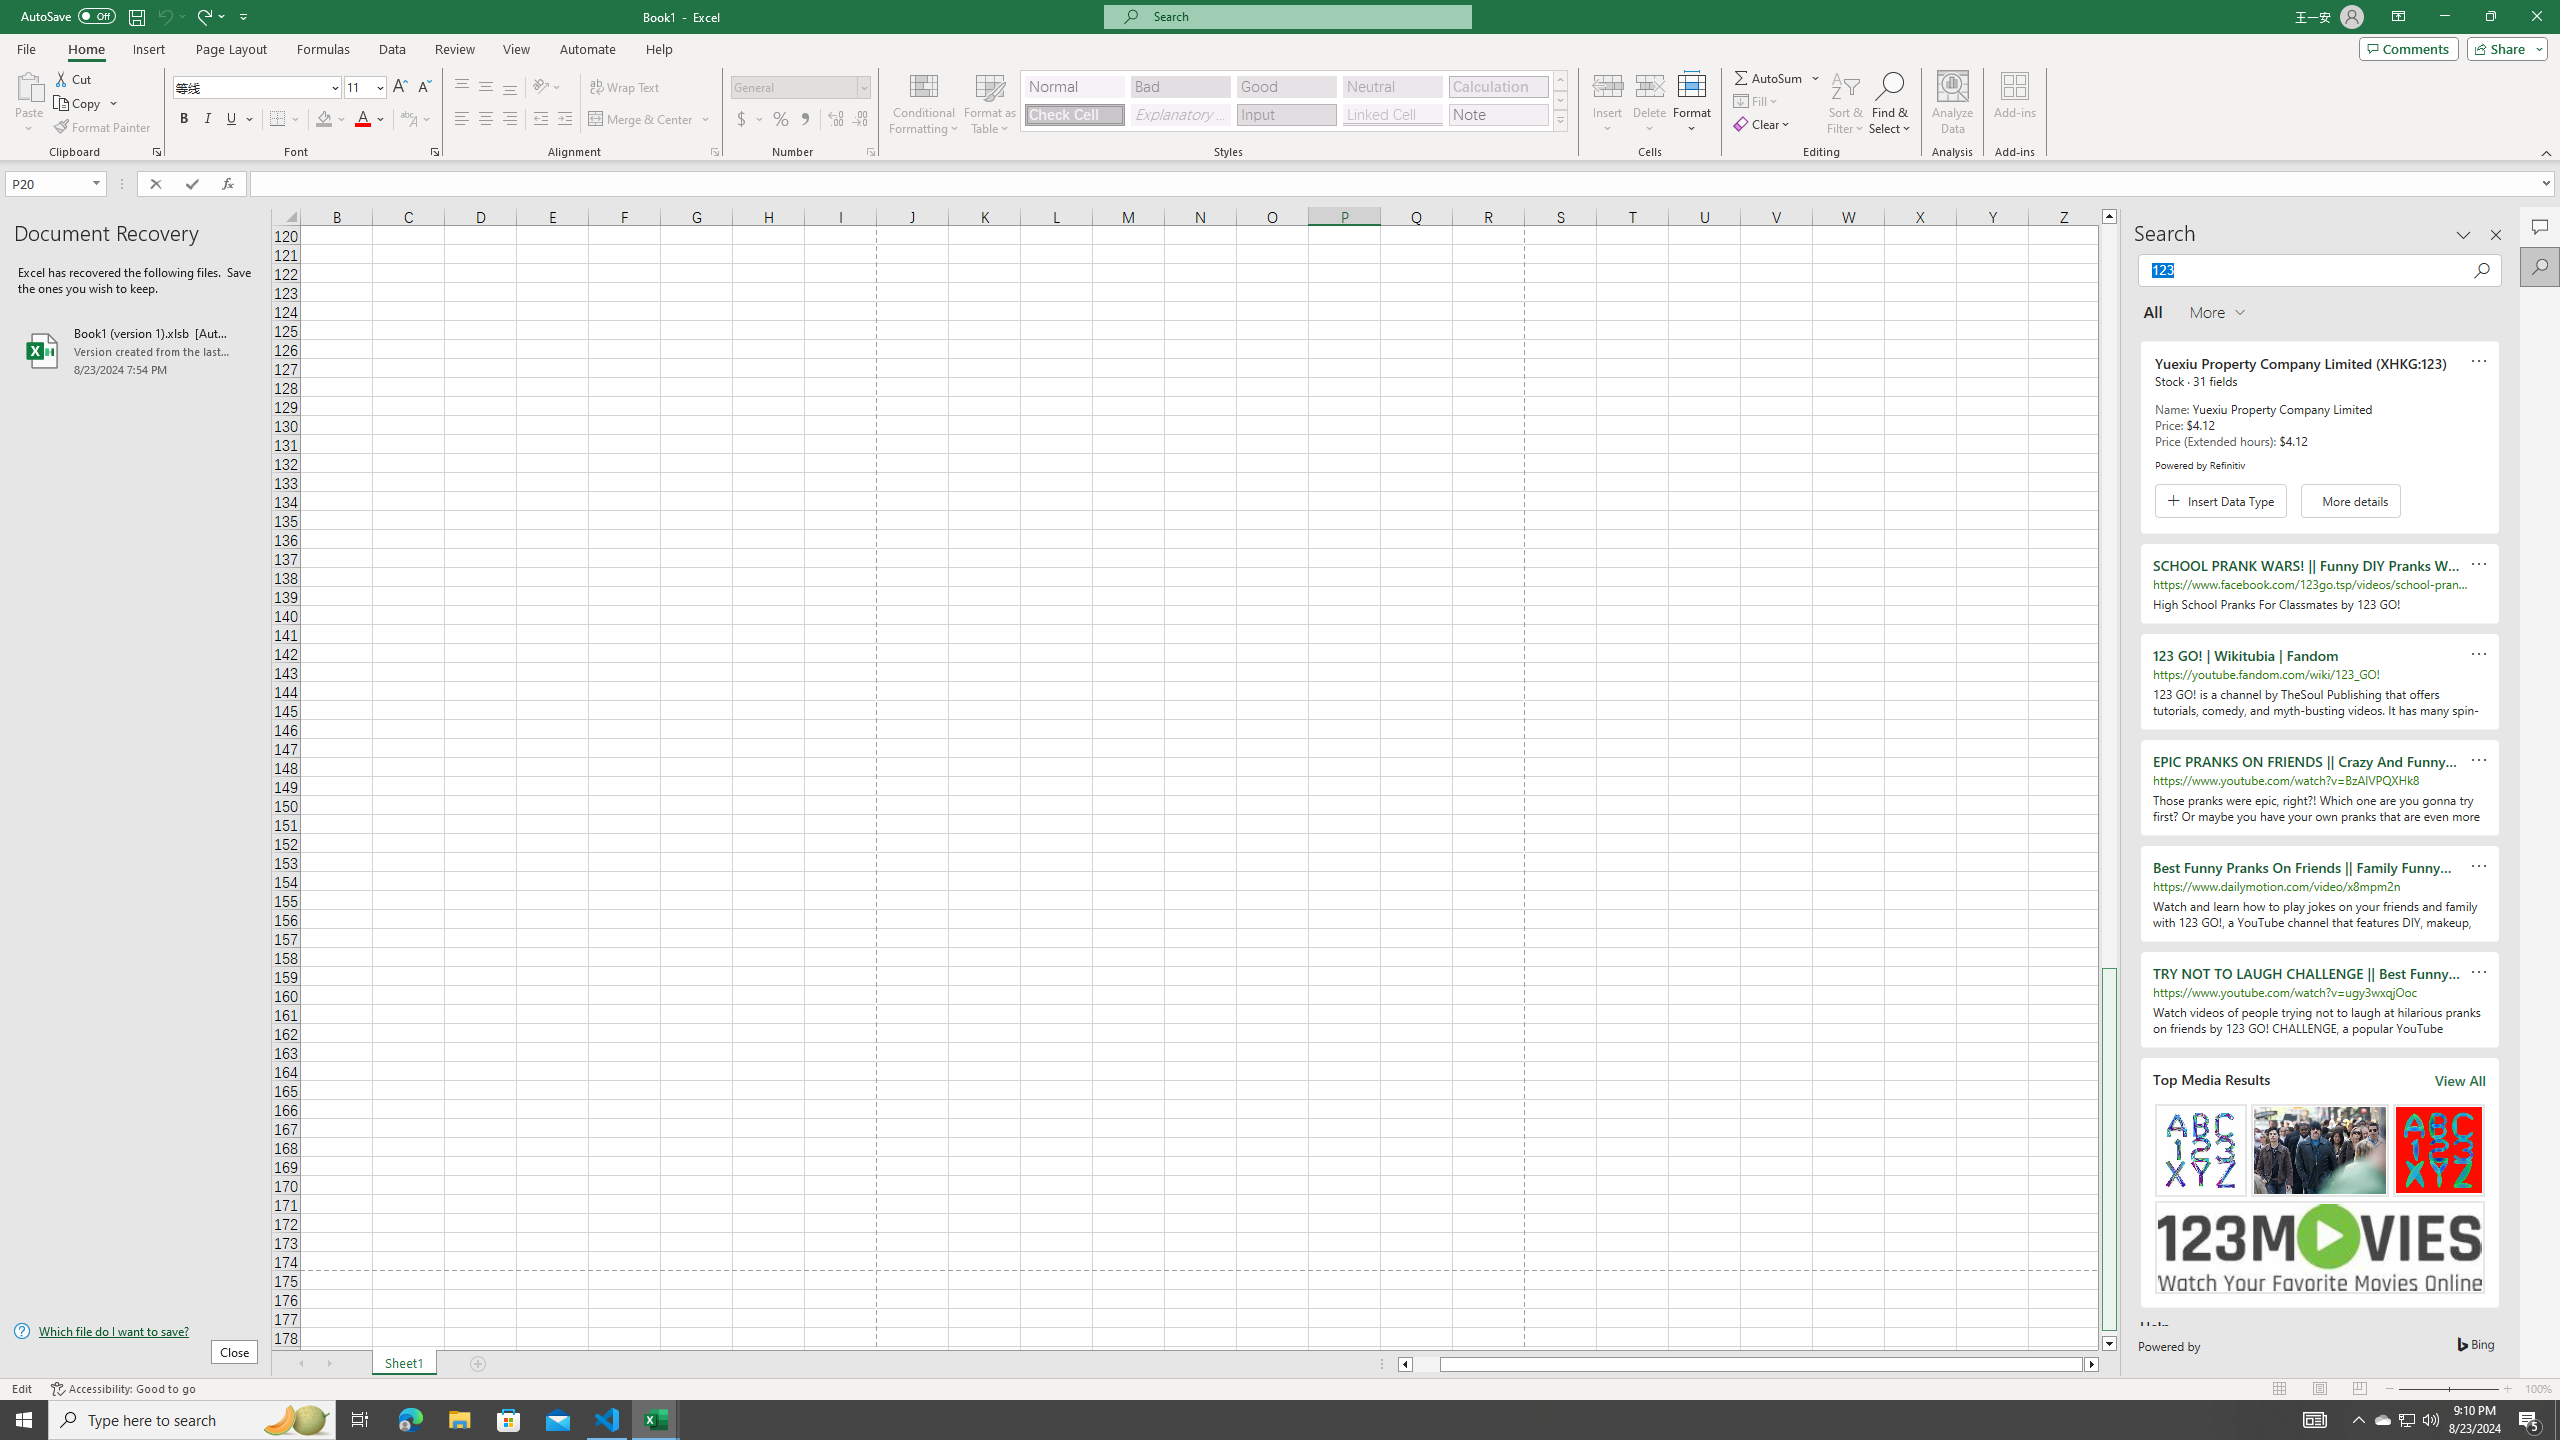 The width and height of the screenshot is (2560, 1440). Describe the element at coordinates (1391, 87) in the screenshot. I see `'Neutral'` at that location.